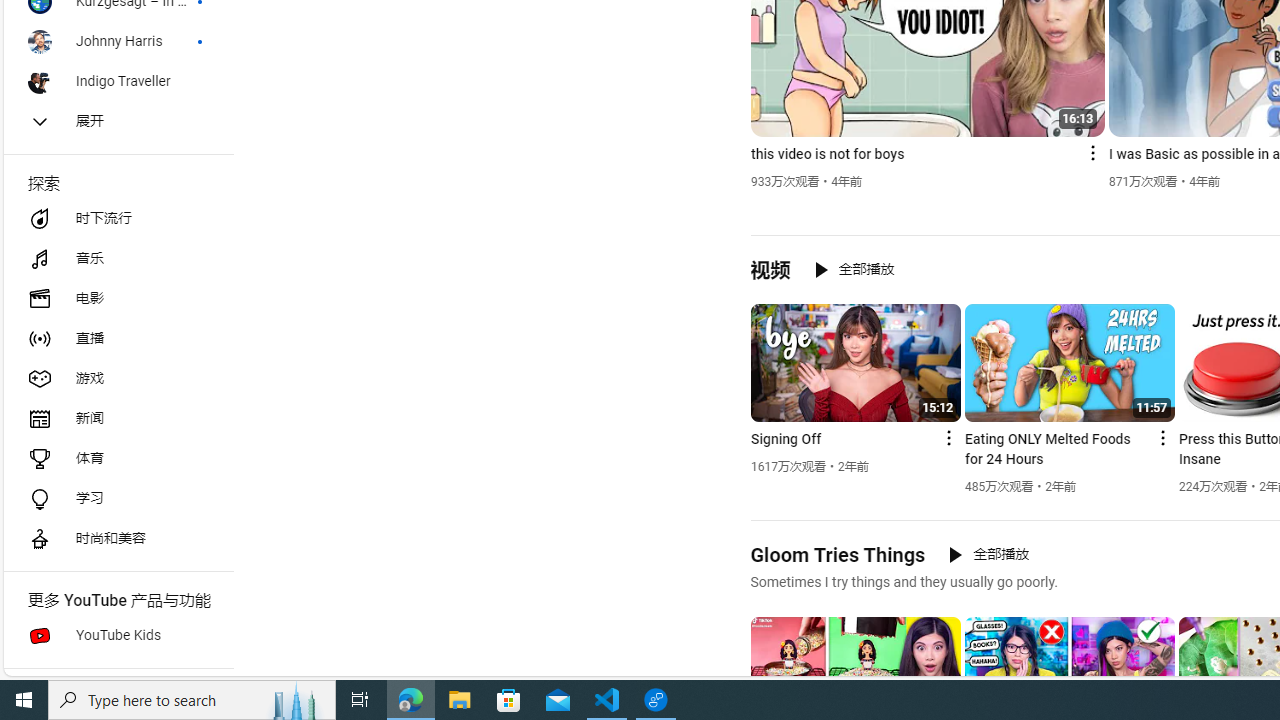 The width and height of the screenshot is (1280, 720). What do you see at coordinates (116, 81) in the screenshot?
I see `'Indigo Traveller'` at bounding box center [116, 81].